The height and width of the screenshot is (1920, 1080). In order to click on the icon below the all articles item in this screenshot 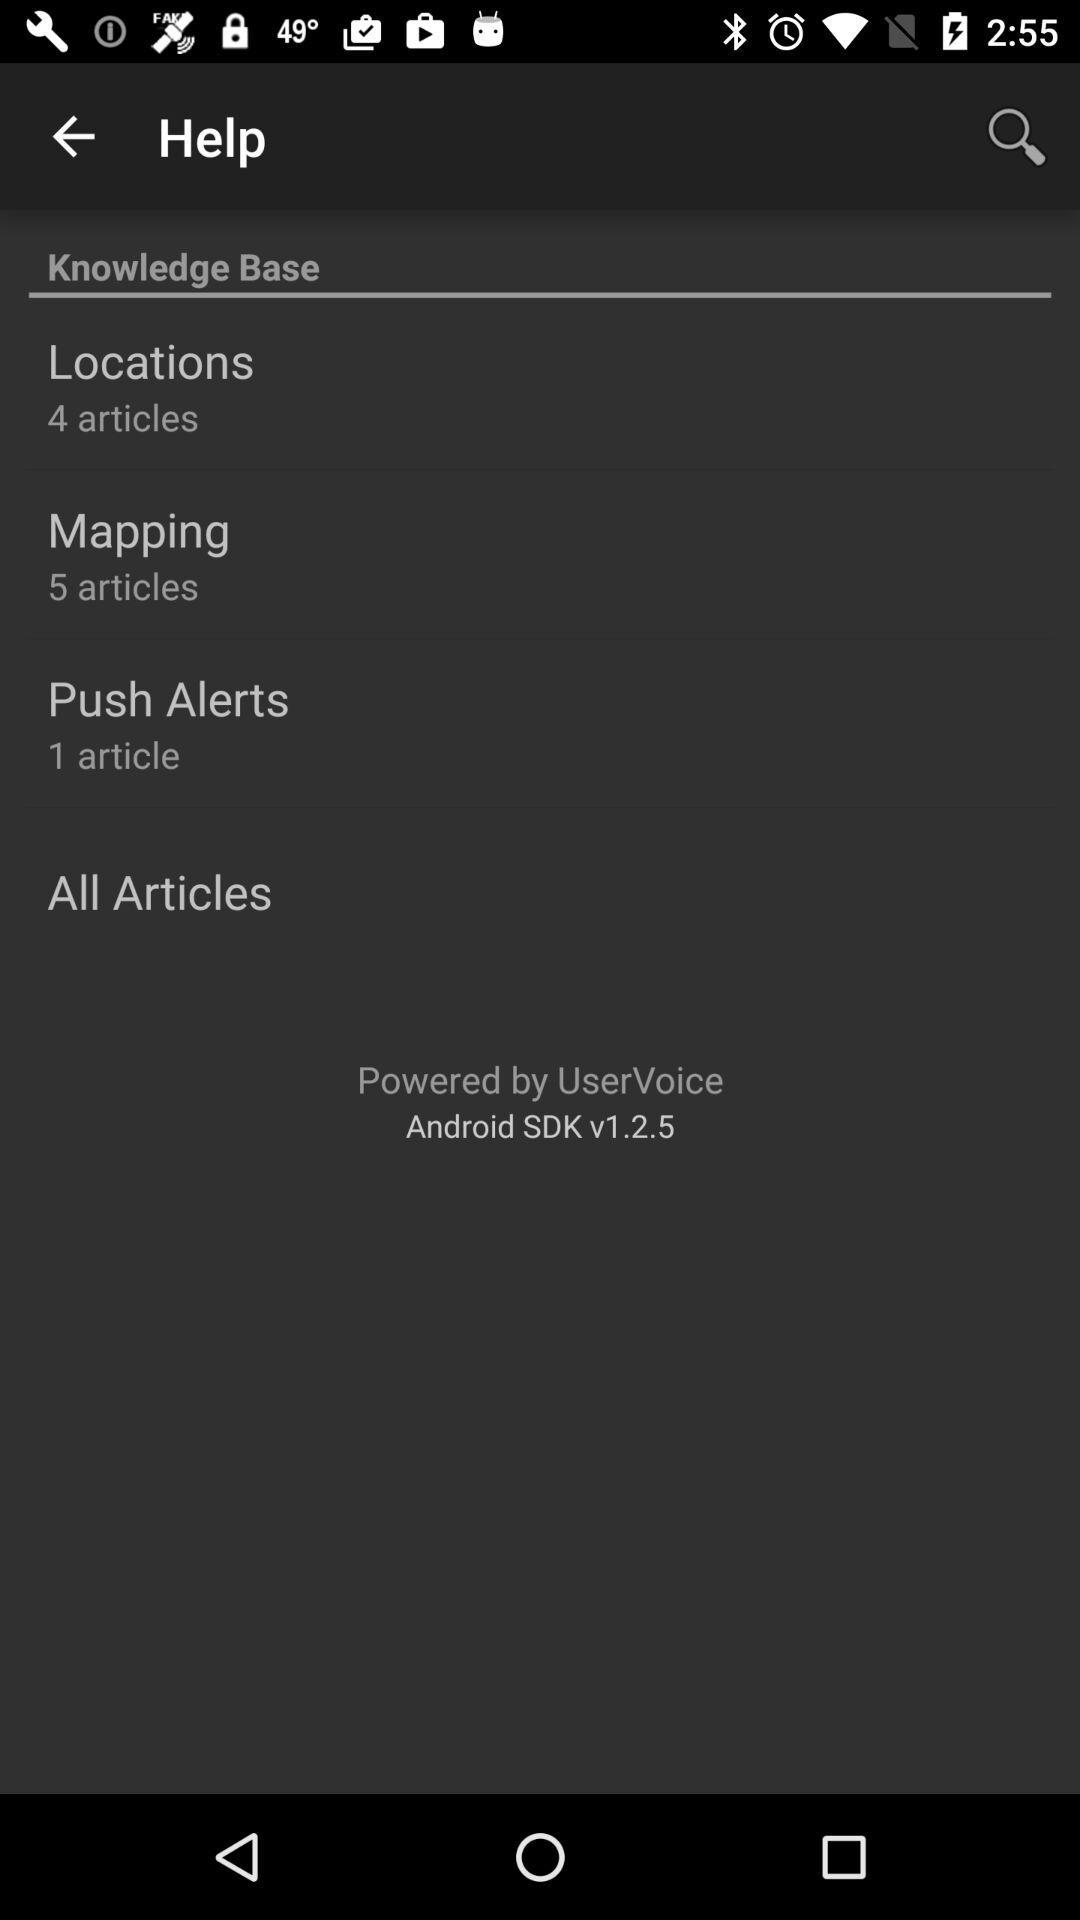, I will do `click(540, 1078)`.